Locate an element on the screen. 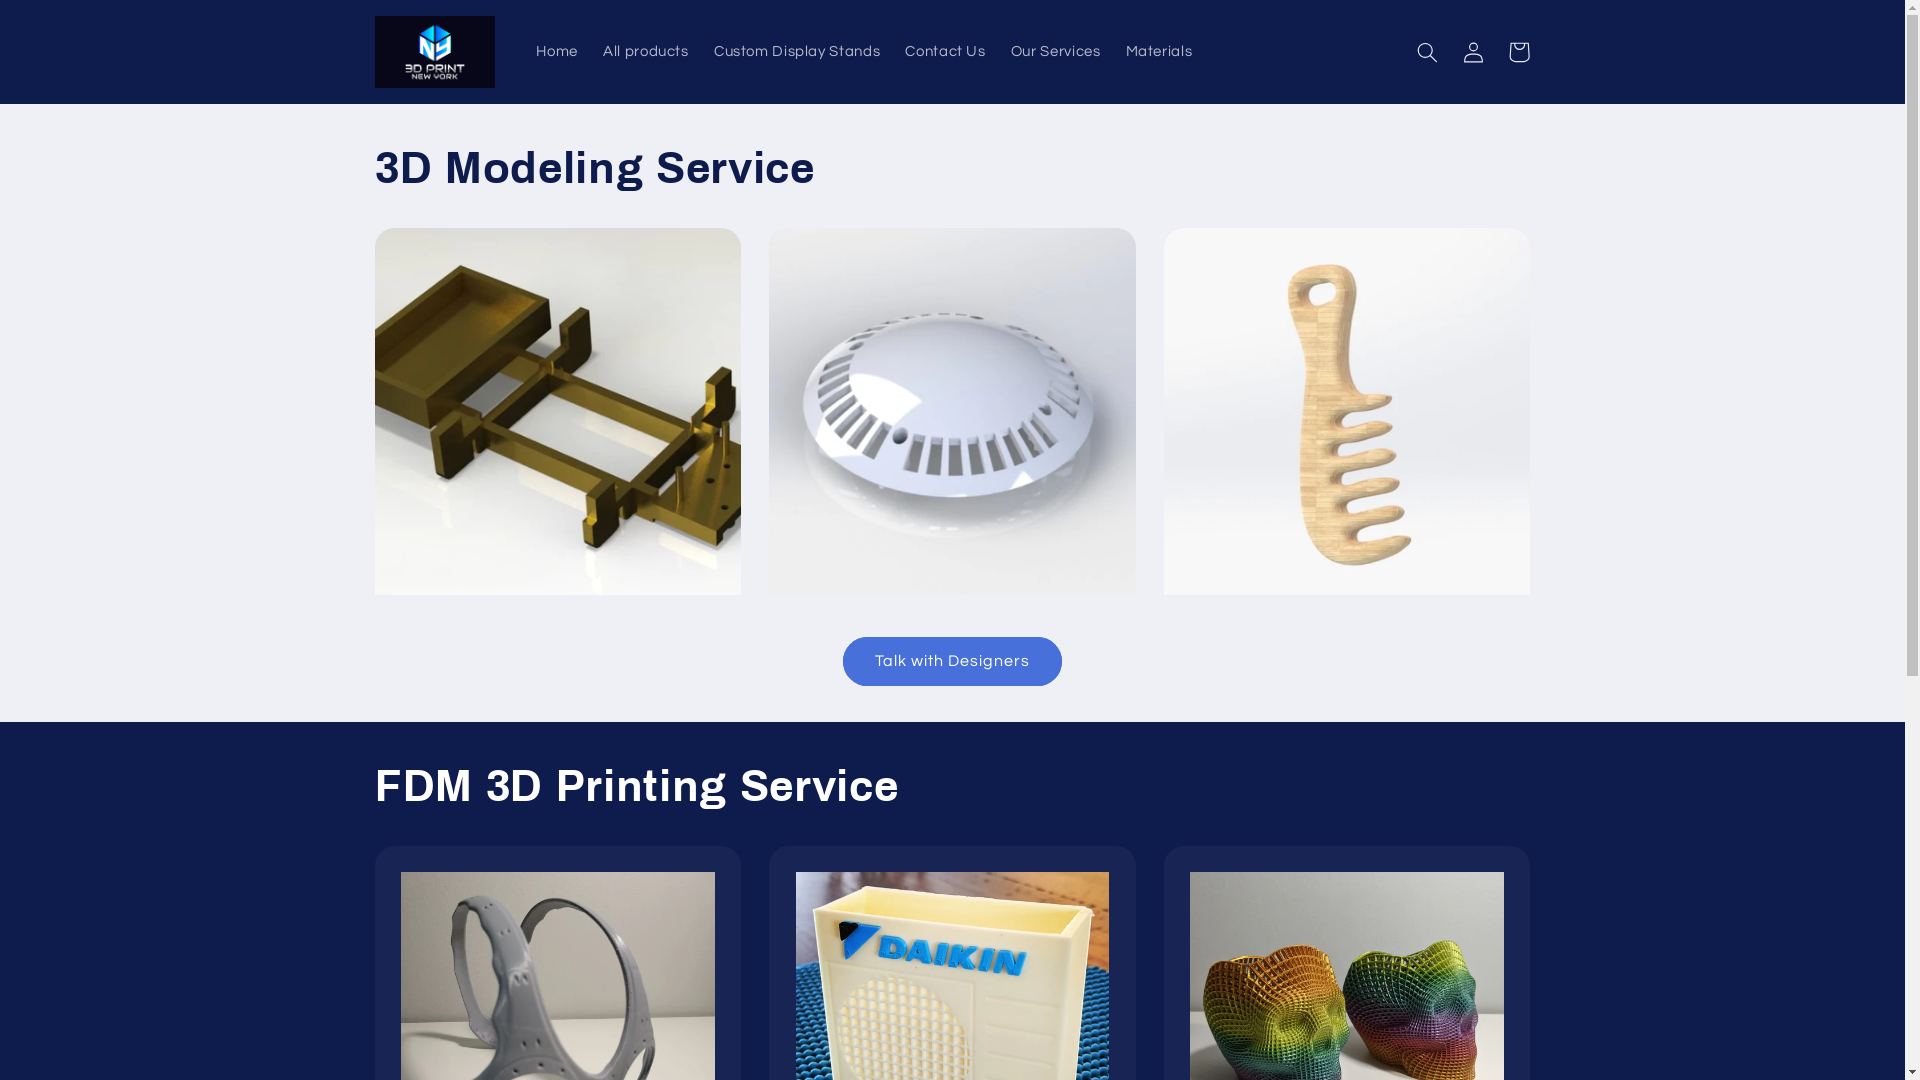  'Home' is located at coordinates (557, 50).